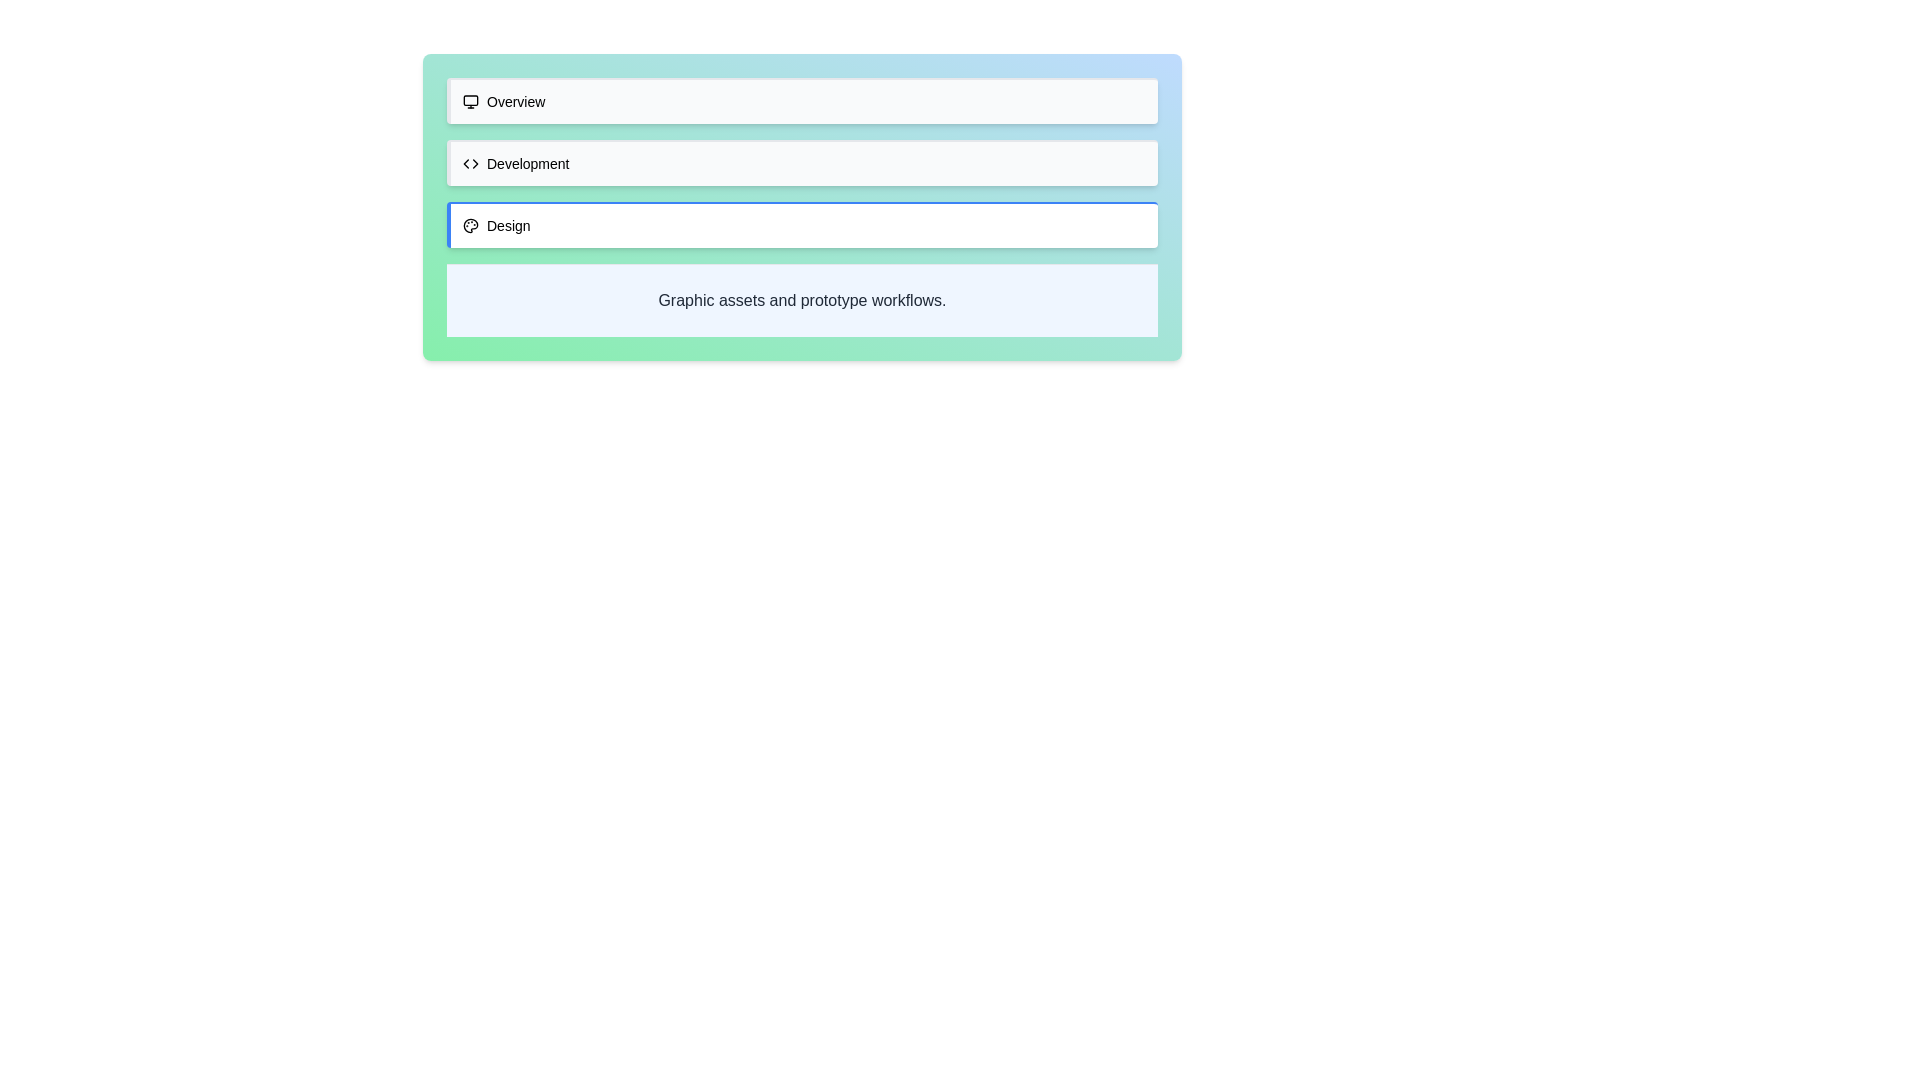 This screenshot has height=1080, width=1920. Describe the element at coordinates (802, 224) in the screenshot. I see `the tab labeled Design to change the active content` at that location.